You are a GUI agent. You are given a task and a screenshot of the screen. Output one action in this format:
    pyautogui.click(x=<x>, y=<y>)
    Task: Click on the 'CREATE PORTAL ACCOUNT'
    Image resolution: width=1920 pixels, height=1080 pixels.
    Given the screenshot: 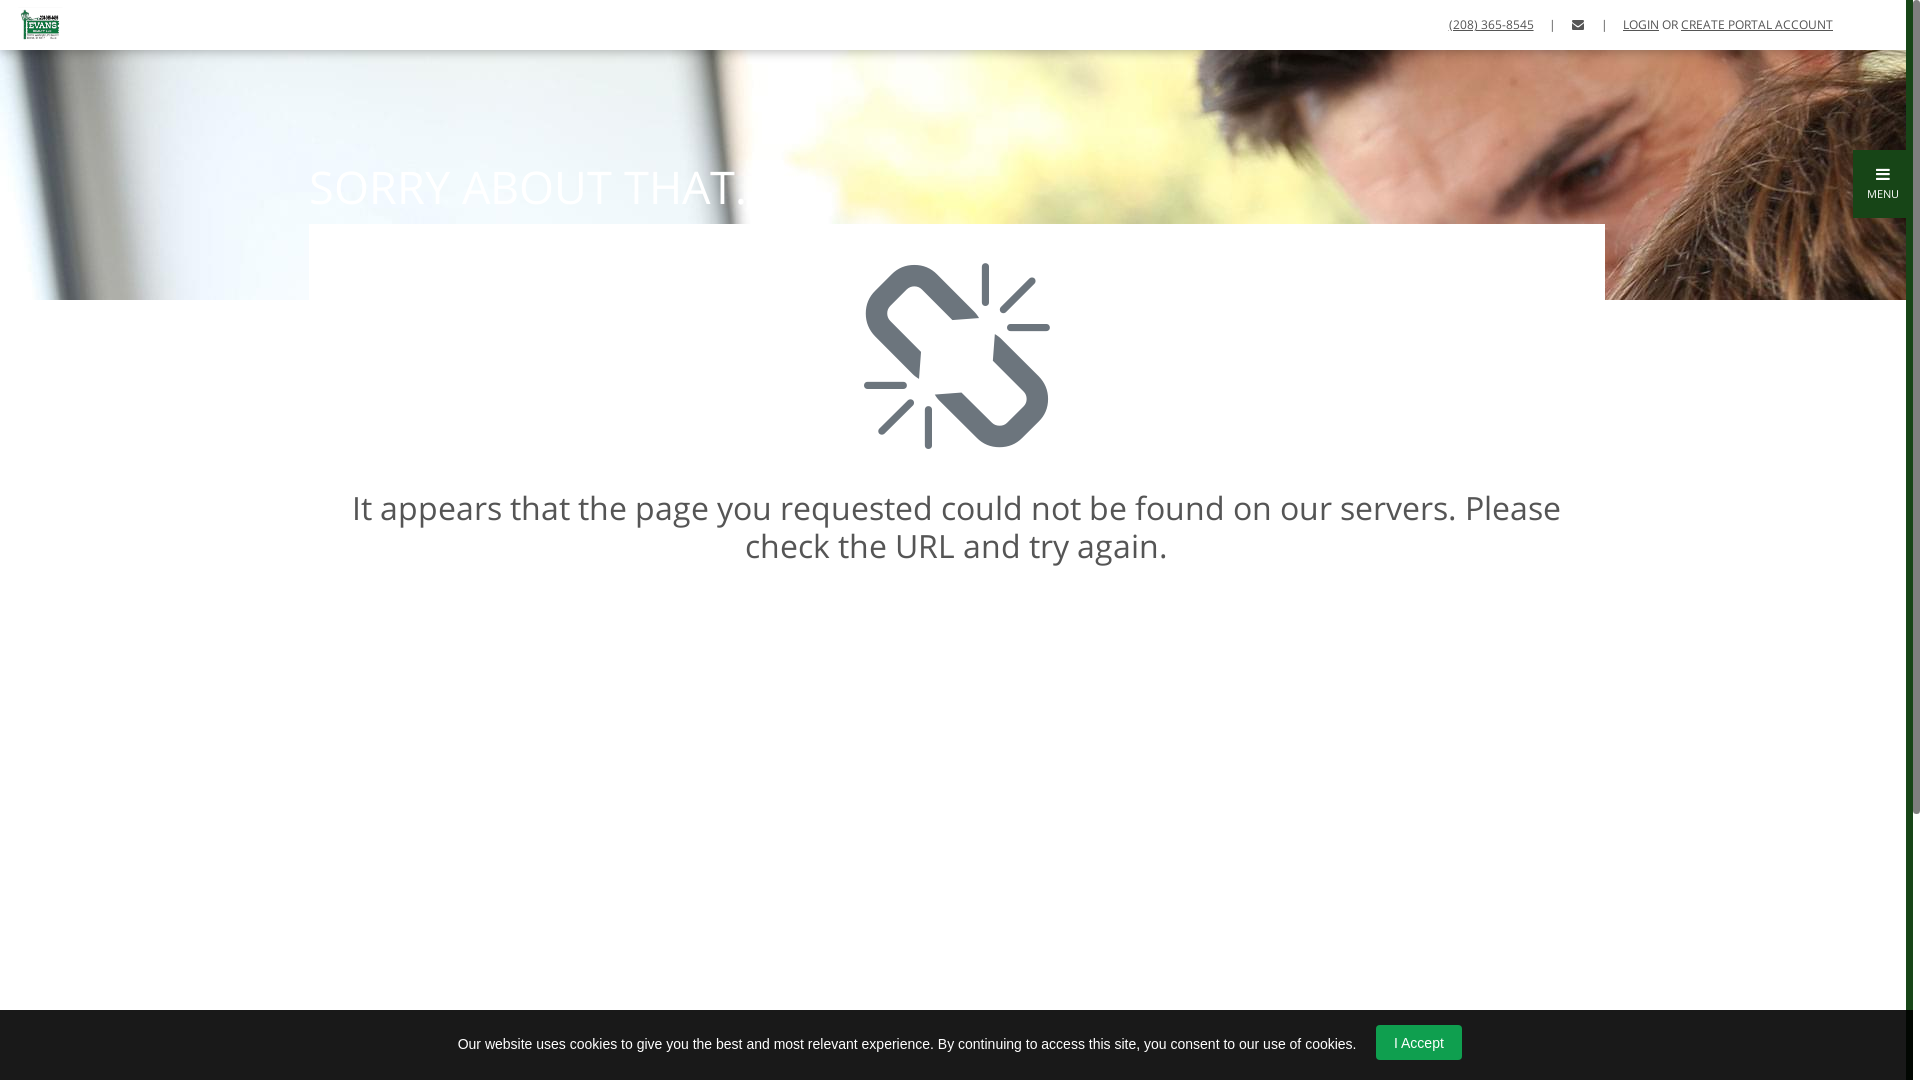 What is the action you would take?
    pyautogui.click(x=1755, y=24)
    